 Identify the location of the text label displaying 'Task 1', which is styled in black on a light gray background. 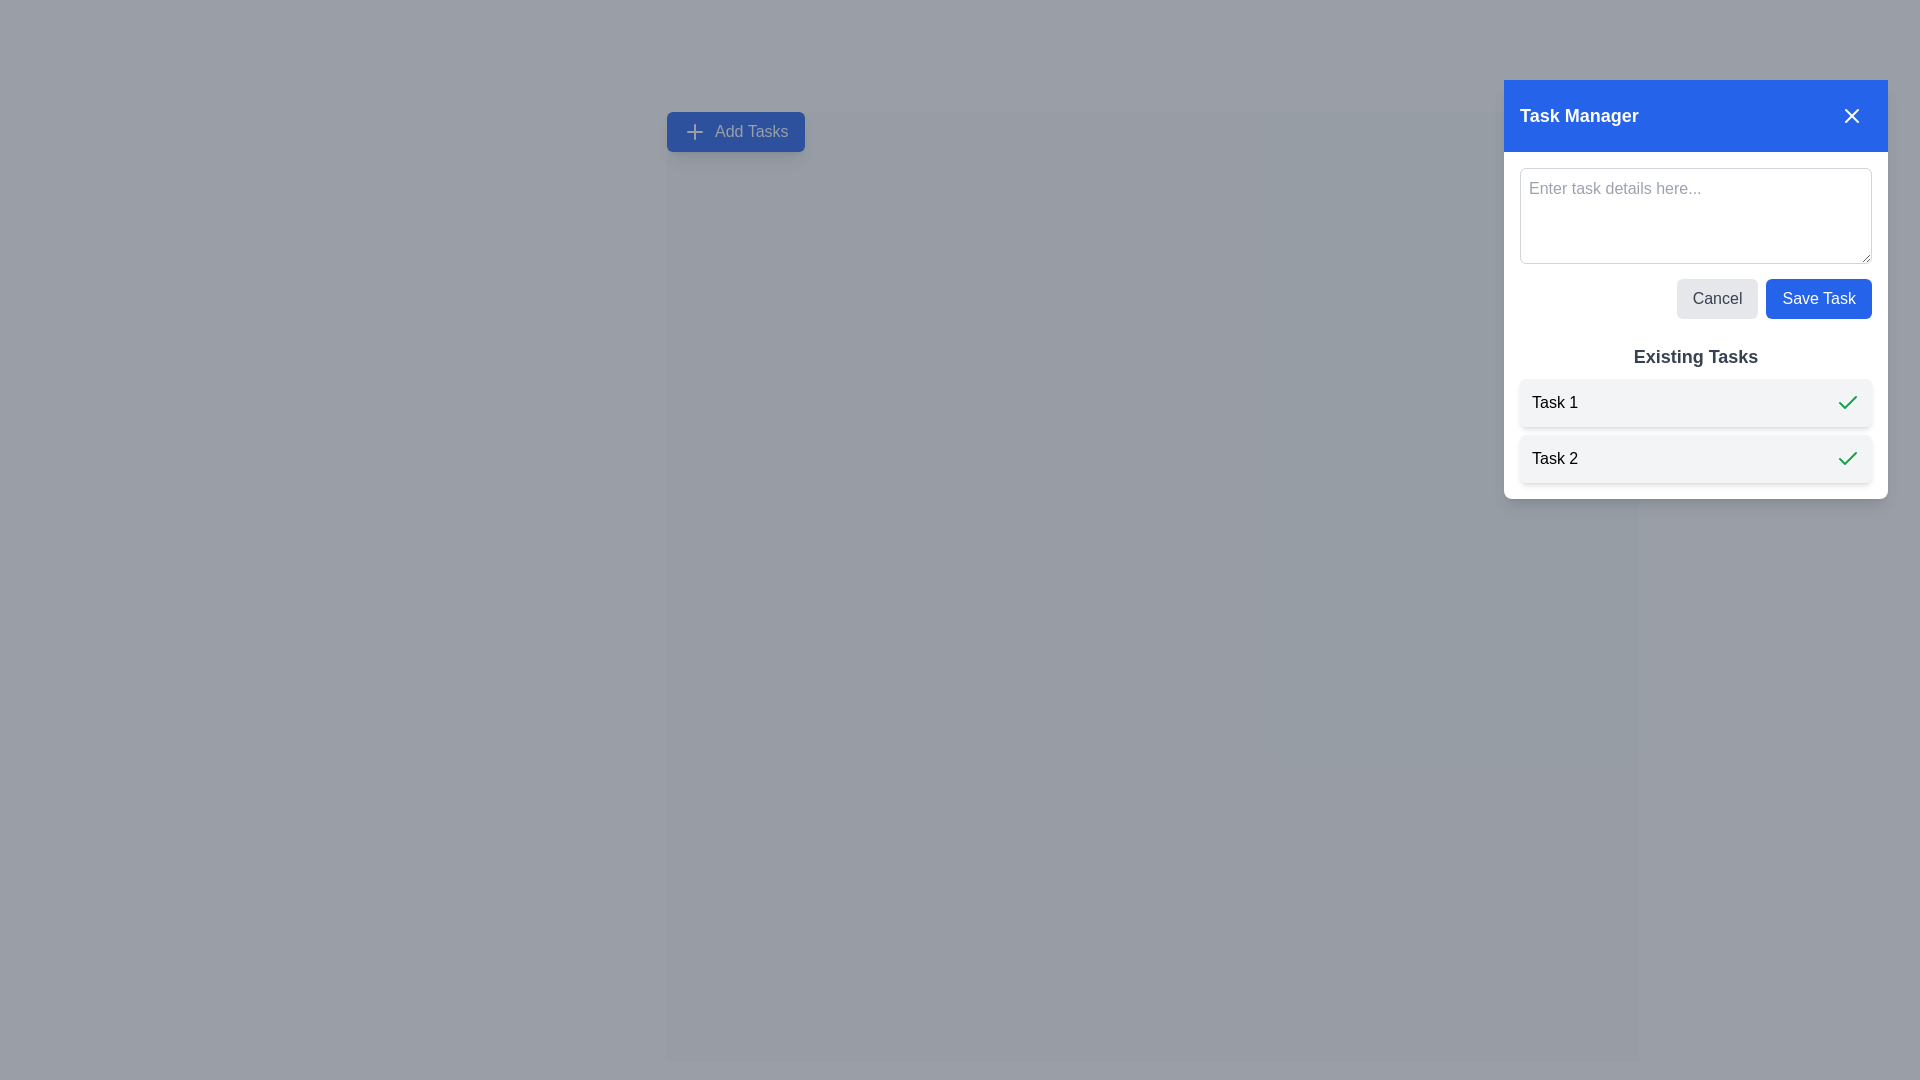
(1554, 402).